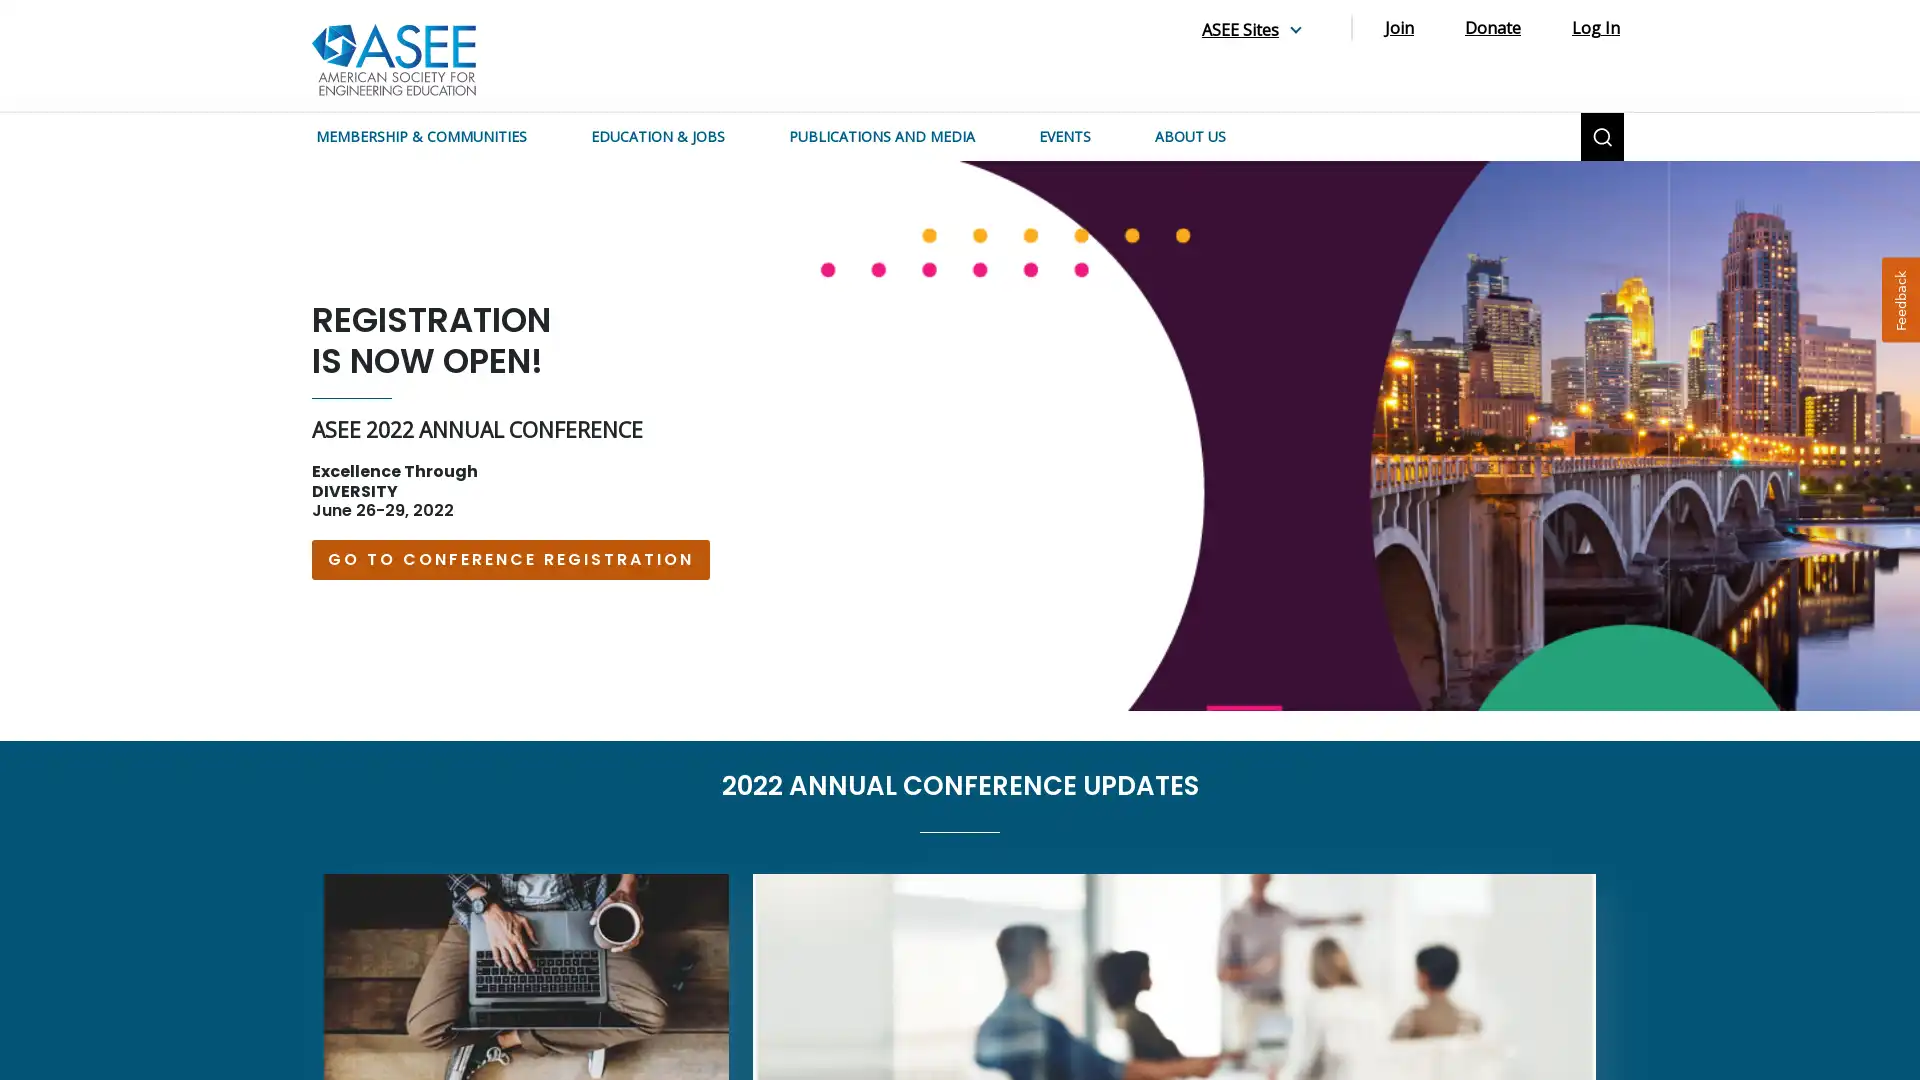  Describe the element at coordinates (510, 559) in the screenshot. I see `GO TO CONFERENCE REGISTRATION` at that location.